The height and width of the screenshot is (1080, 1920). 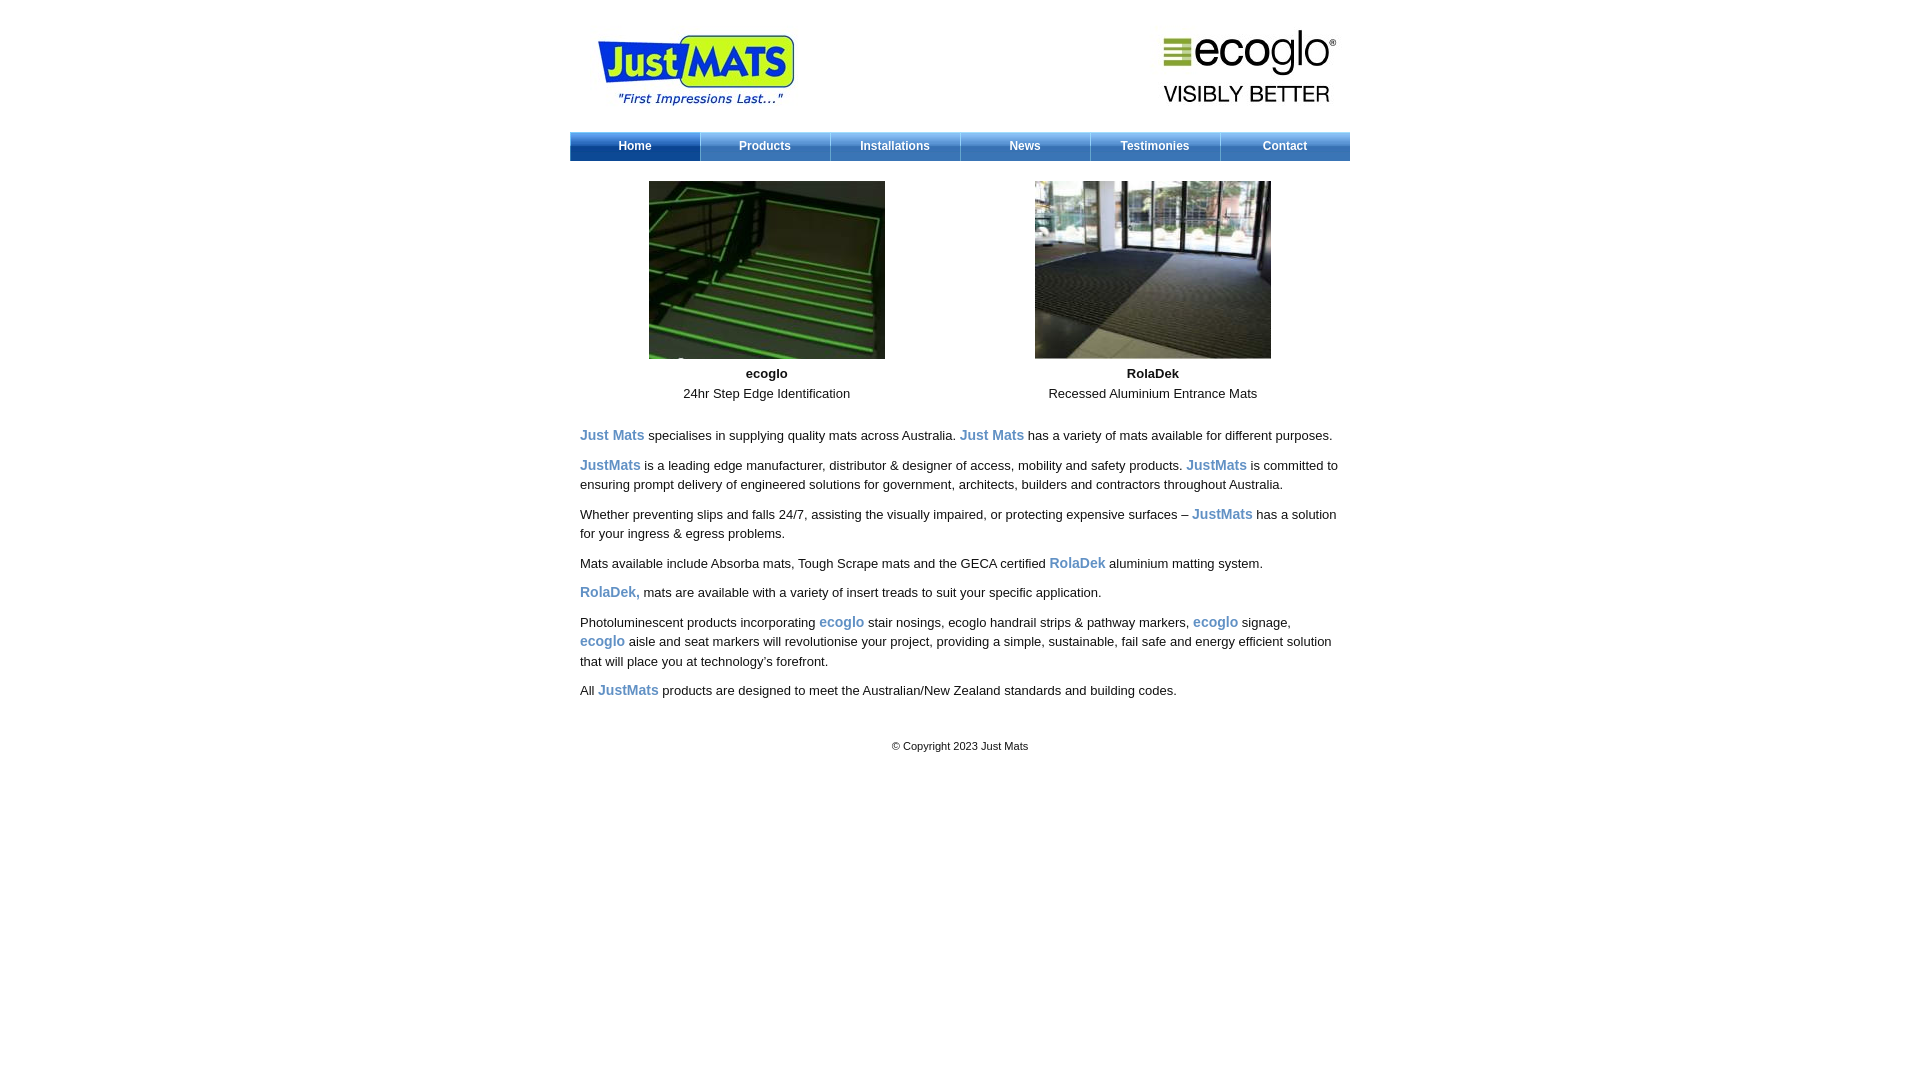 I want to click on 'Home', so click(x=569, y=145).